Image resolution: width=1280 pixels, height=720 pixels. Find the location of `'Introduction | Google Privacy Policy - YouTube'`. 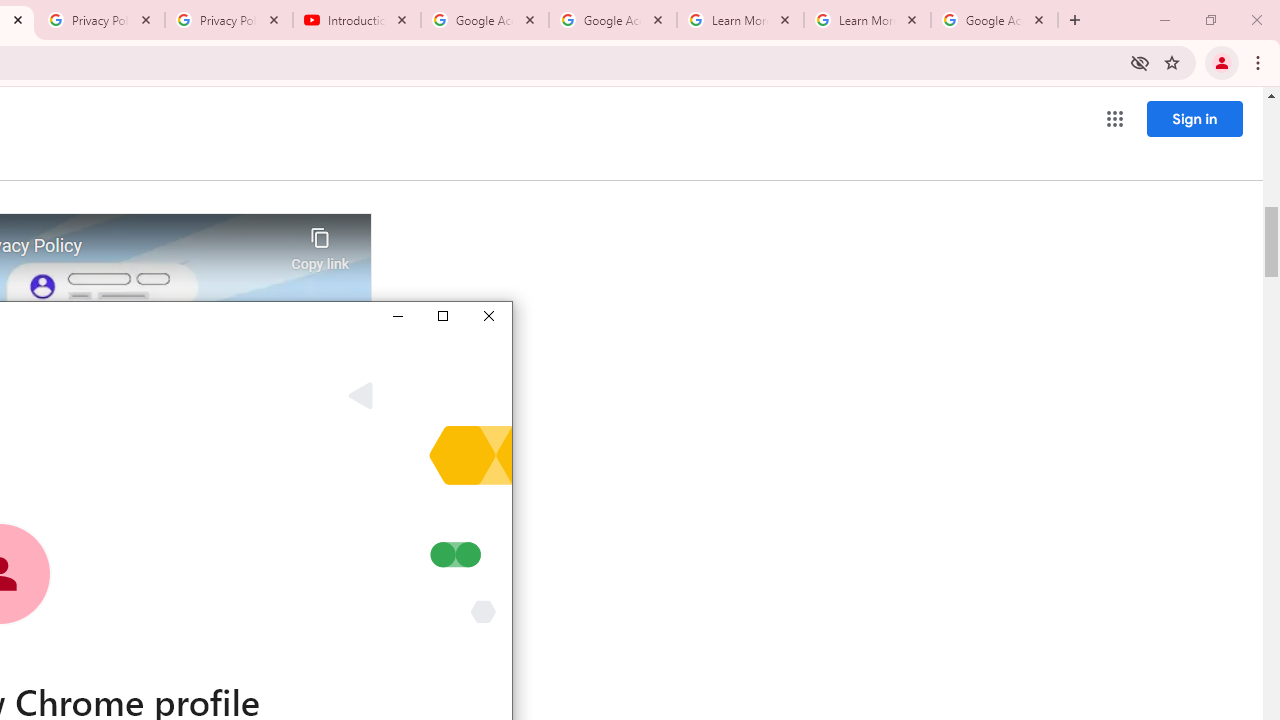

'Introduction | Google Privacy Policy - YouTube' is located at coordinates (357, 20).